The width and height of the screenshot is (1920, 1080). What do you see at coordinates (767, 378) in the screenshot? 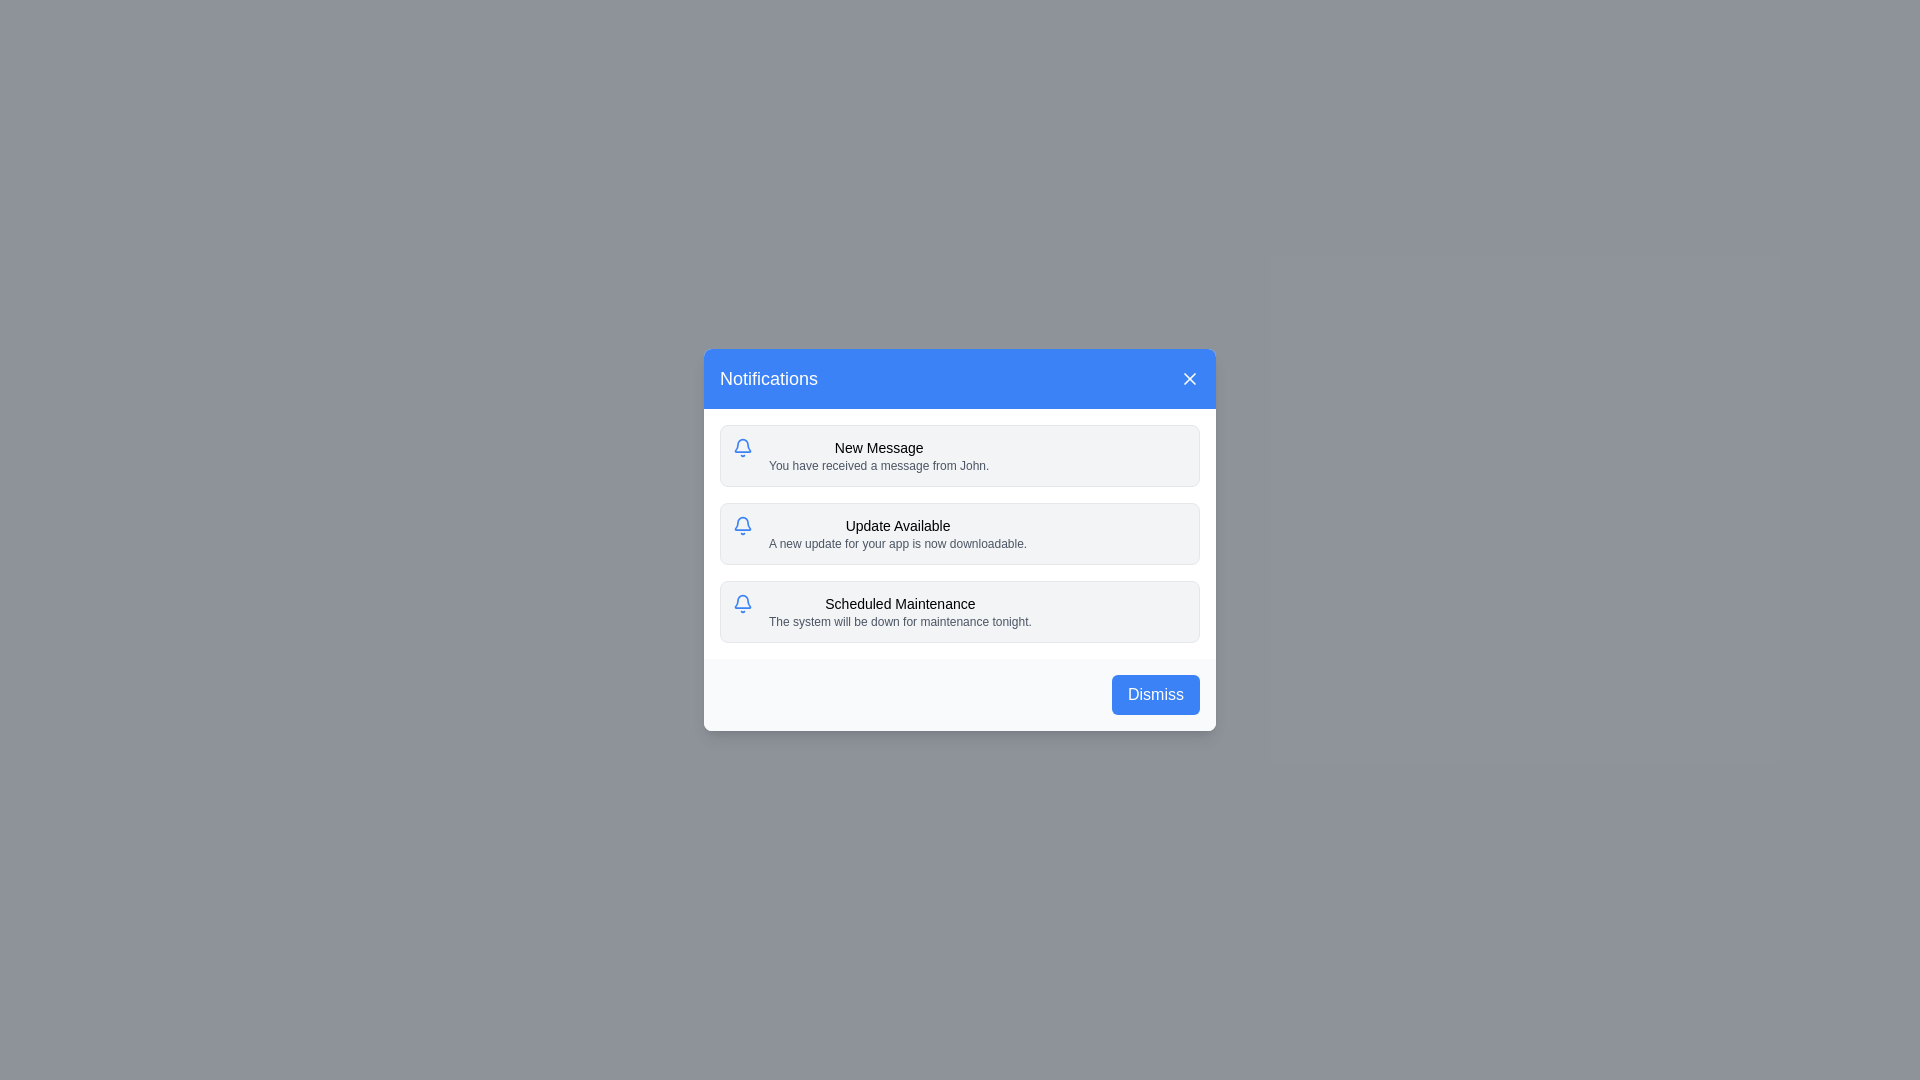
I see `the Text Label that serves as the title for the notifications in the notification dialog, located on the left side of the top header` at bounding box center [767, 378].